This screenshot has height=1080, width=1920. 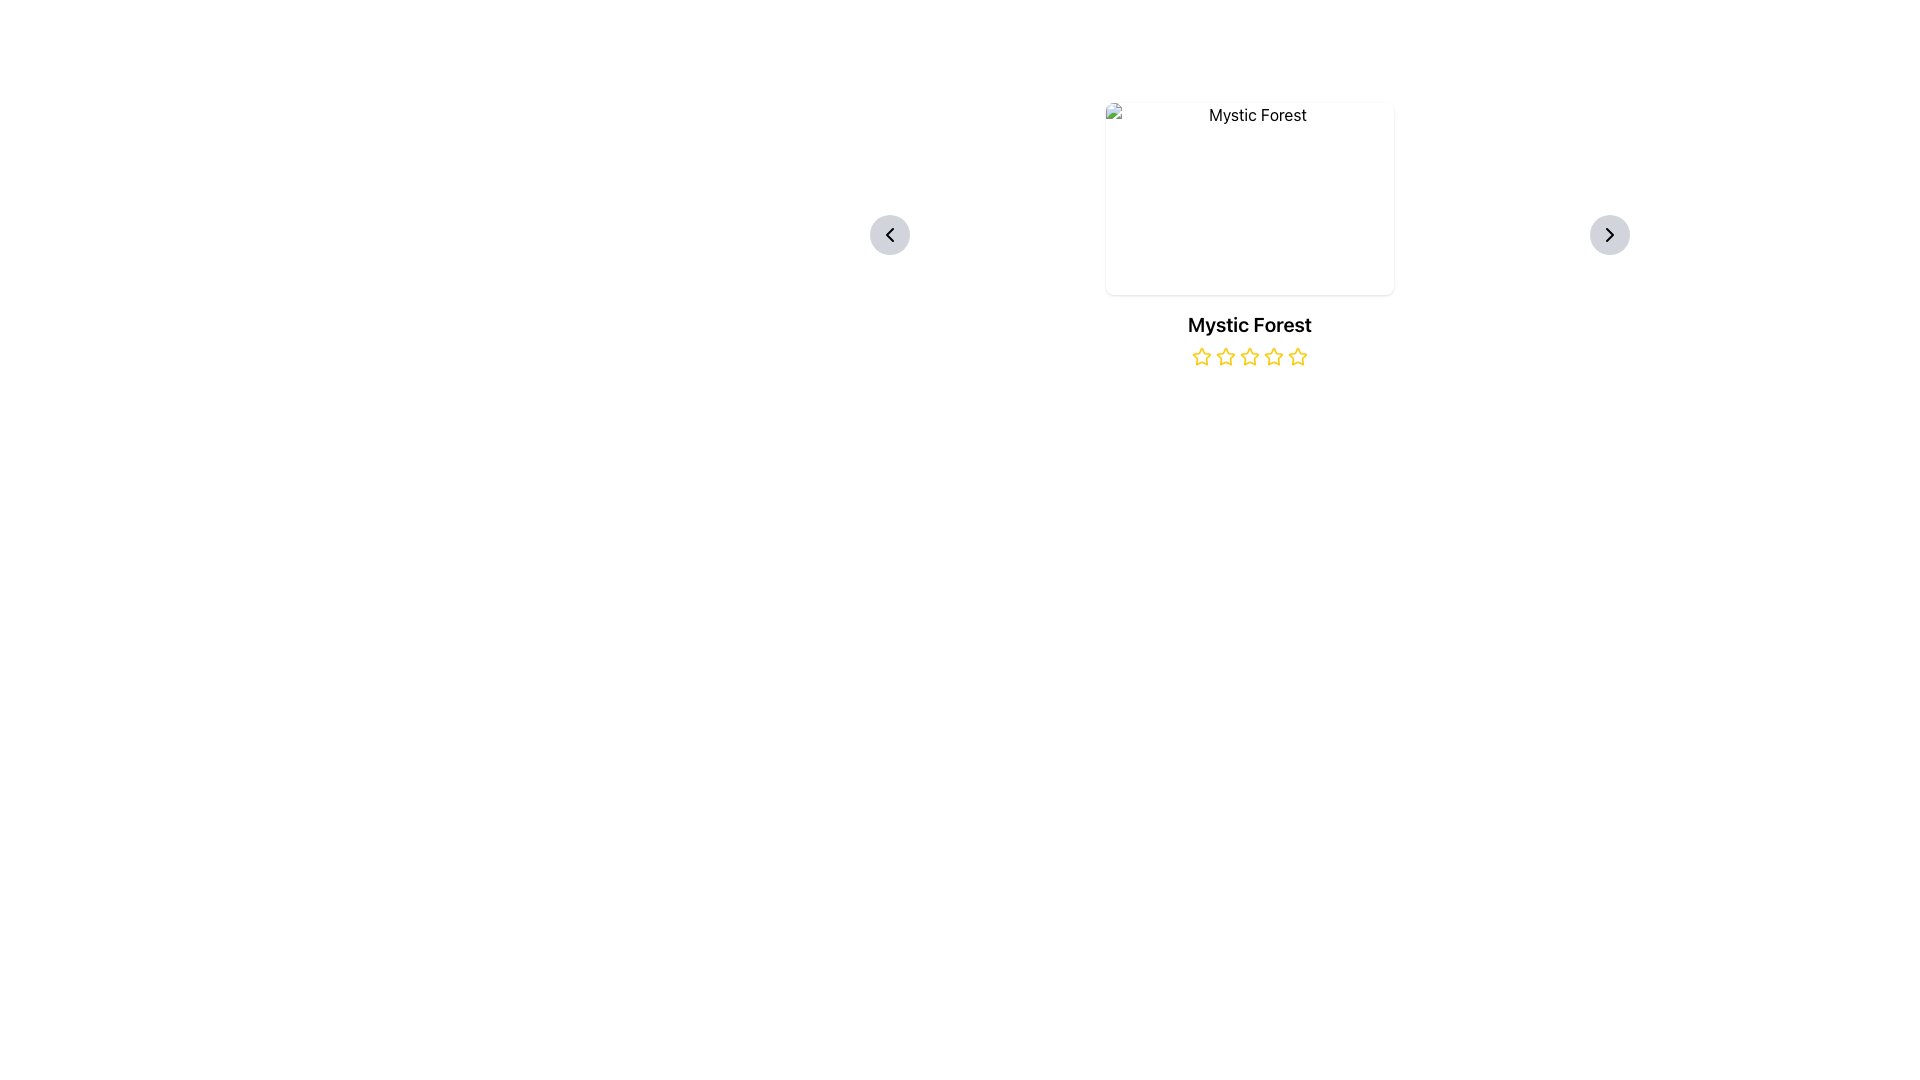 I want to click on the fifth yellow star rating icon located below the title 'Mystic Forest', so click(x=1248, y=356).